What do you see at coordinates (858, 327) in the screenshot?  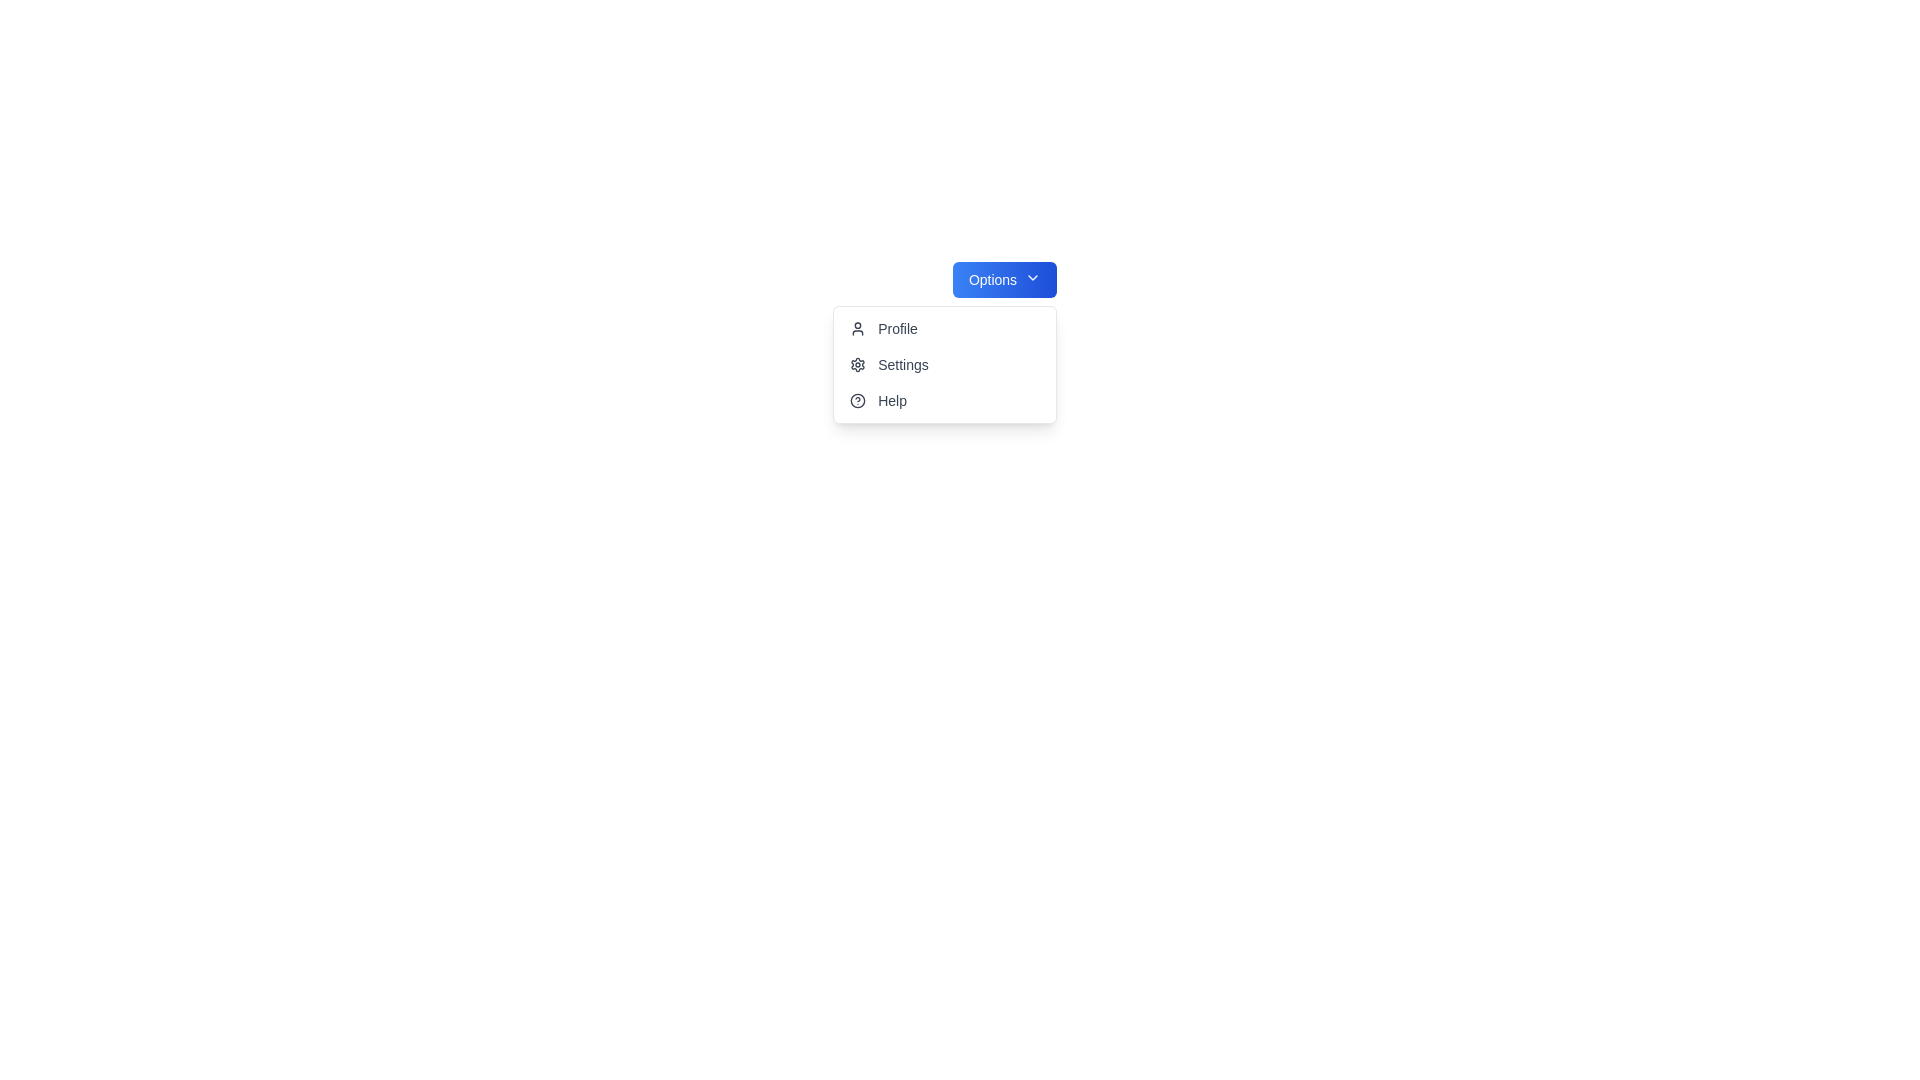 I see `the minimalist user icon representing a circular head and shoulders silhouette, located to the left of the 'Profile' text in the dropdown menu` at bounding box center [858, 327].